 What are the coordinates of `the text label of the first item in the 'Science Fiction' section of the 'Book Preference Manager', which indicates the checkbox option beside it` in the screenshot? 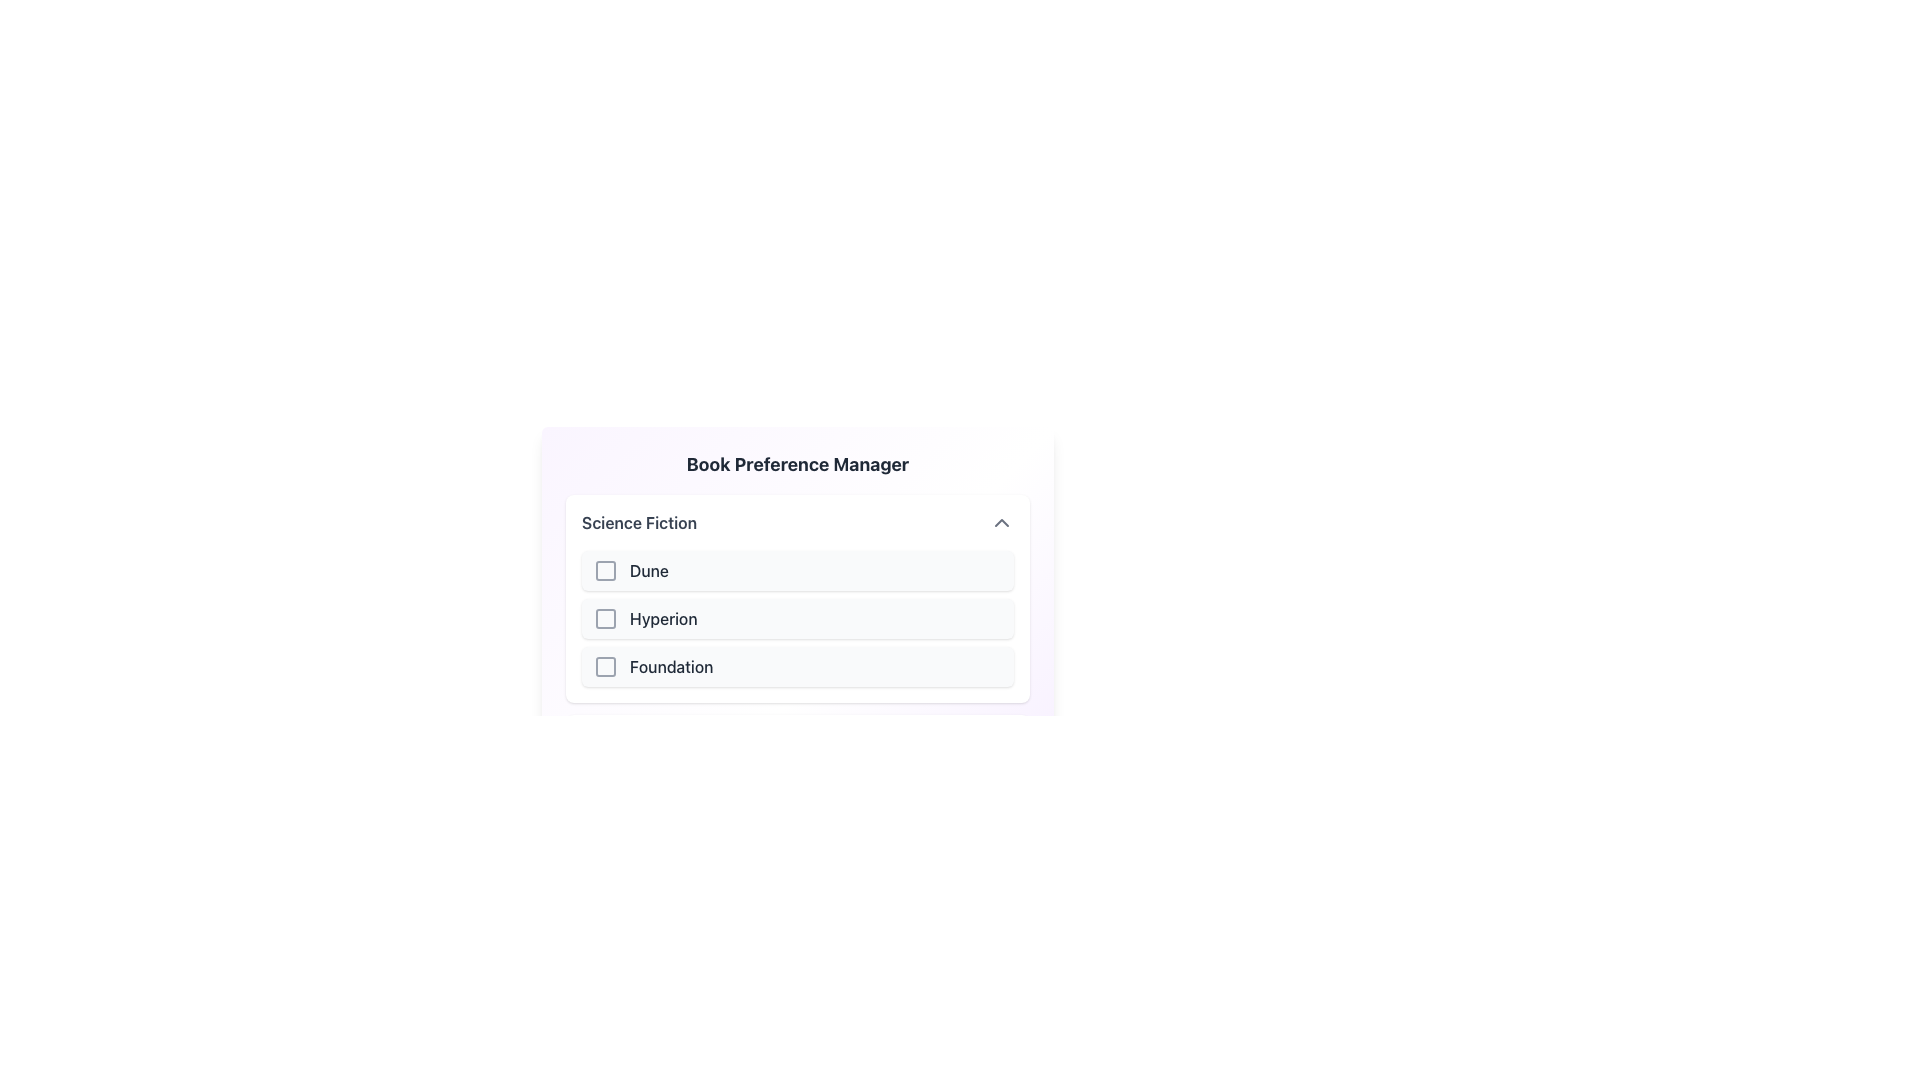 It's located at (649, 570).